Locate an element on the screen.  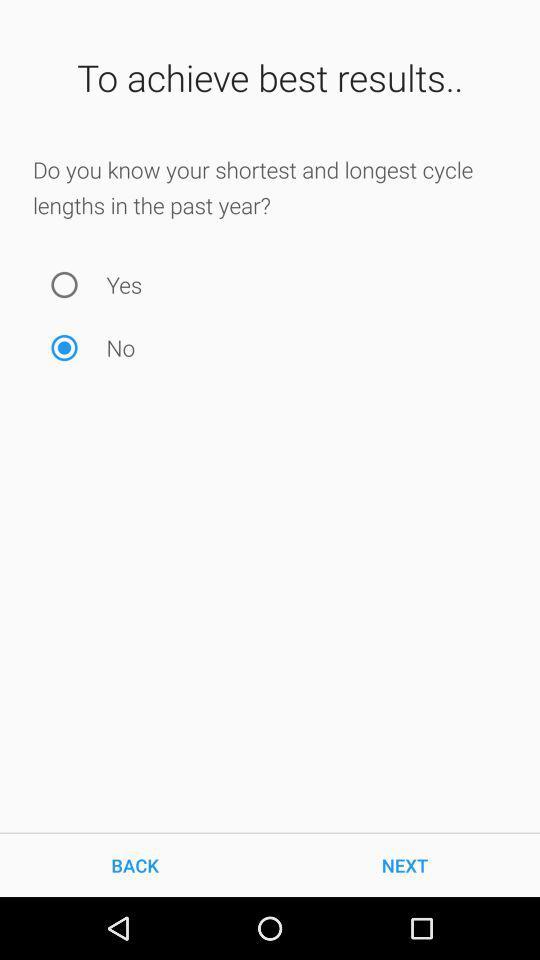
no toggle option is located at coordinates (64, 348).